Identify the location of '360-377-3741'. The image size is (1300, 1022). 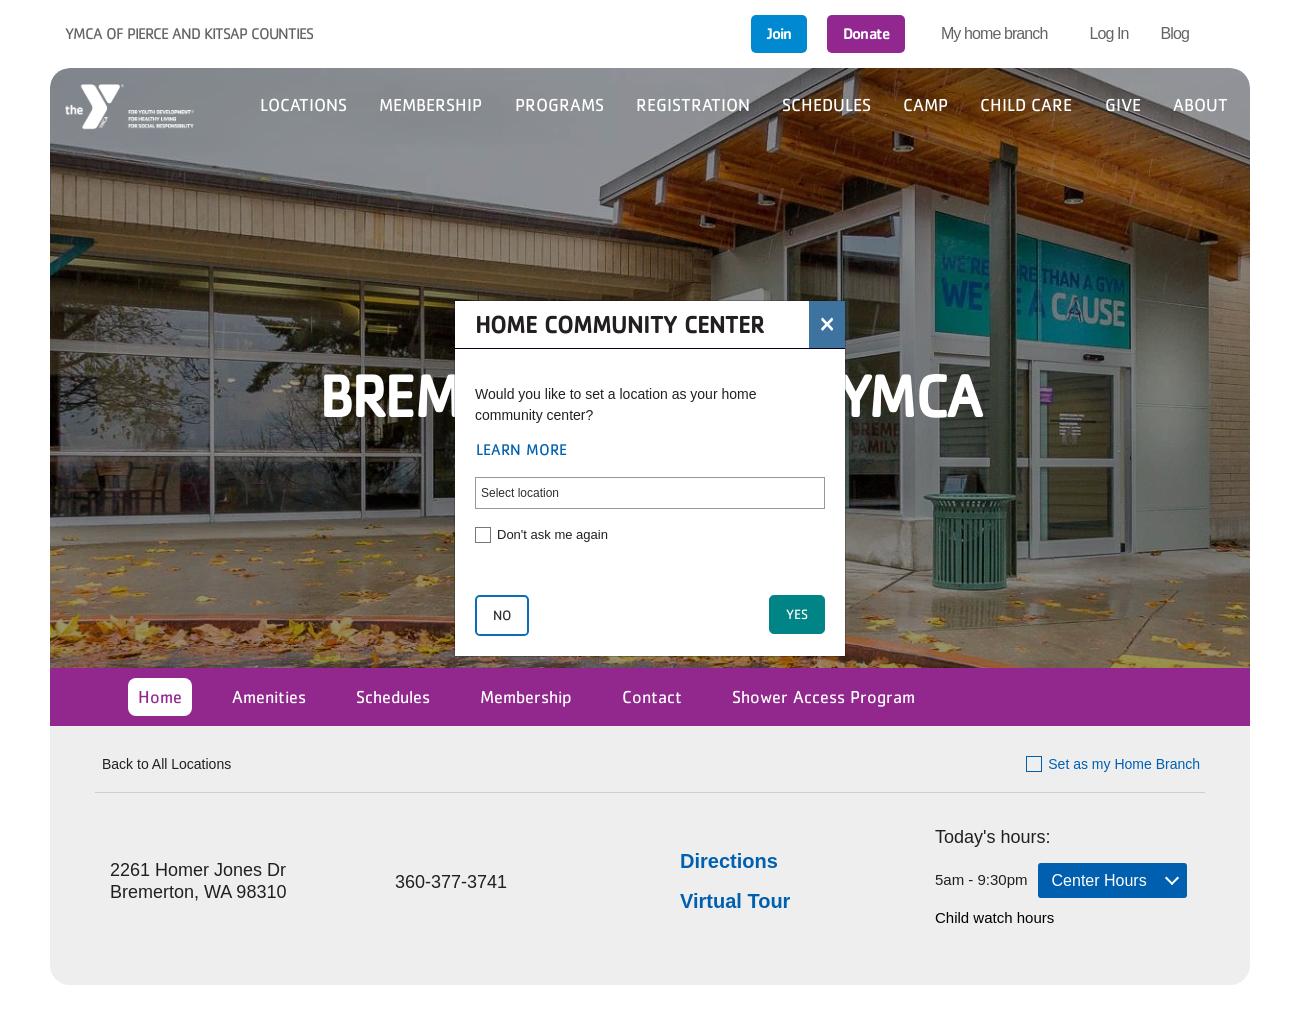
(449, 880).